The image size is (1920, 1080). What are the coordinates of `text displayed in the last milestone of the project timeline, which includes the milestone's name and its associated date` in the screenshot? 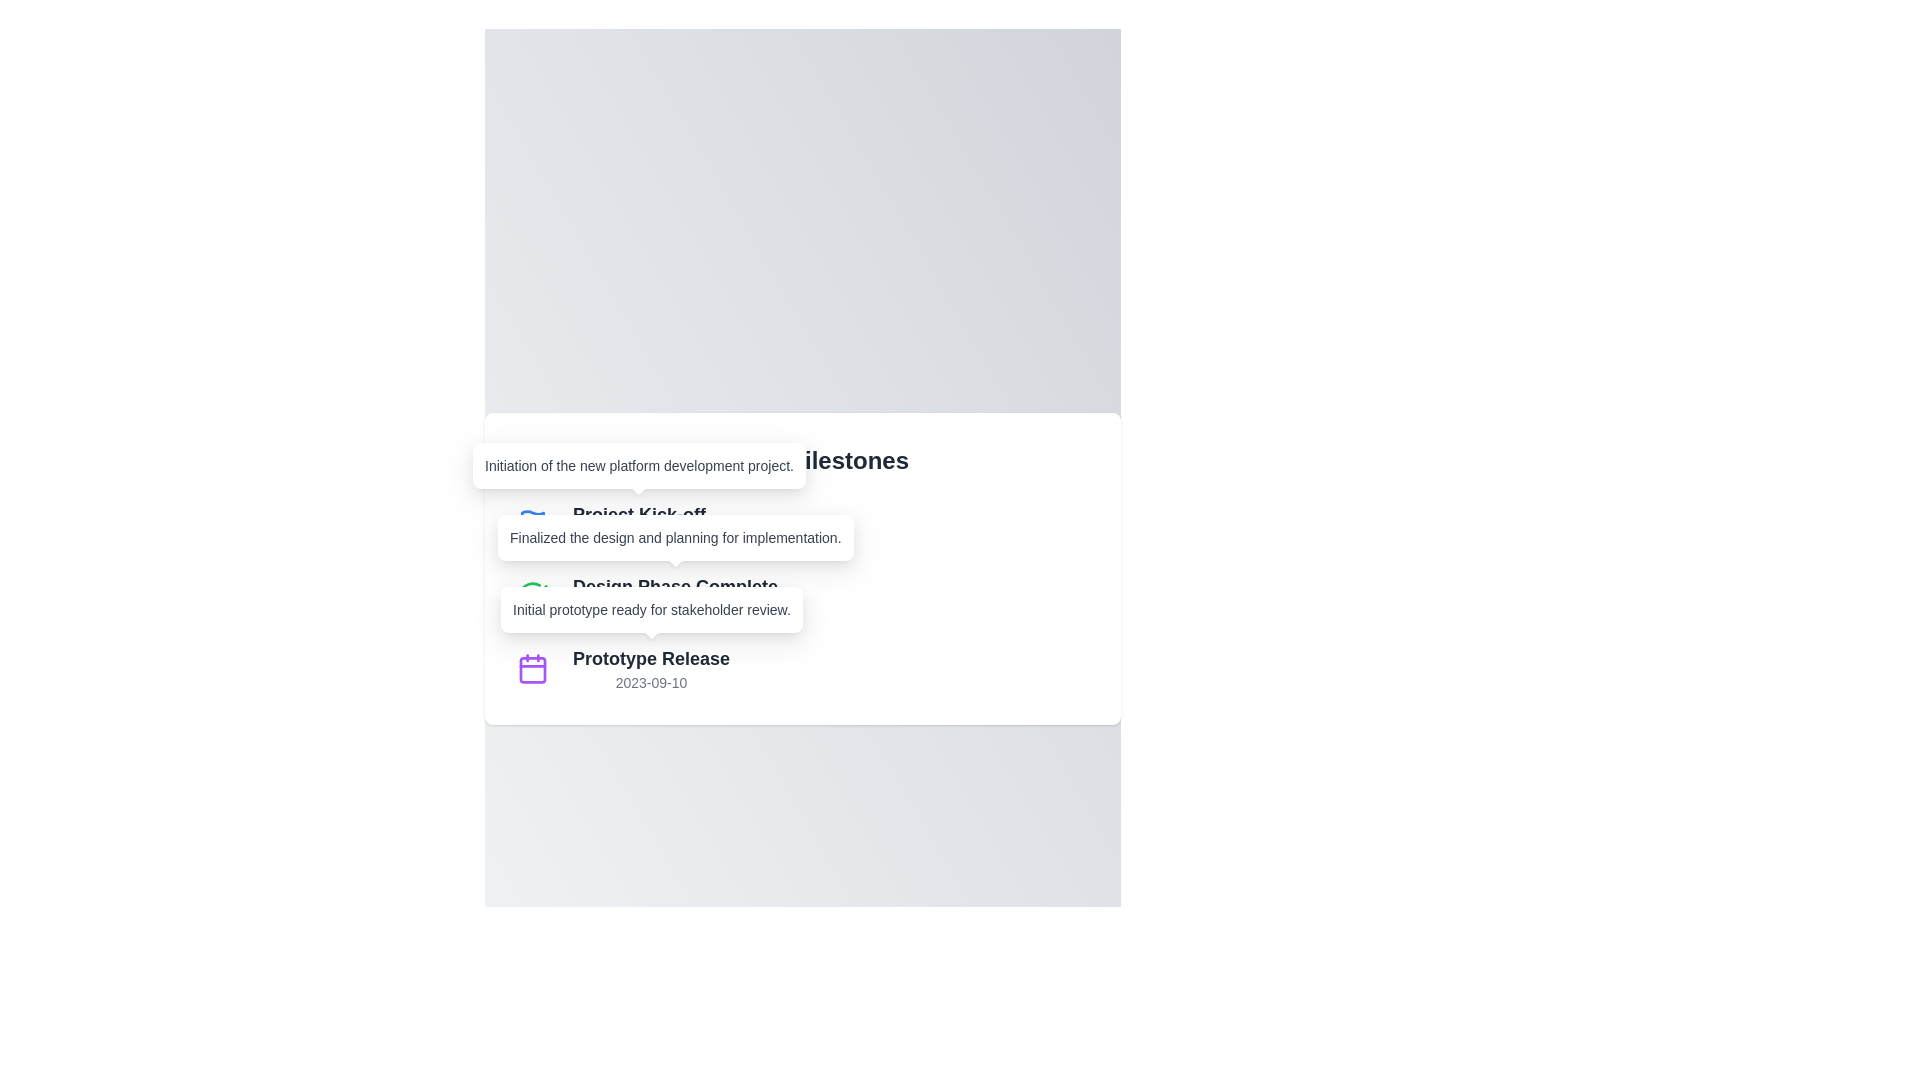 It's located at (651, 668).